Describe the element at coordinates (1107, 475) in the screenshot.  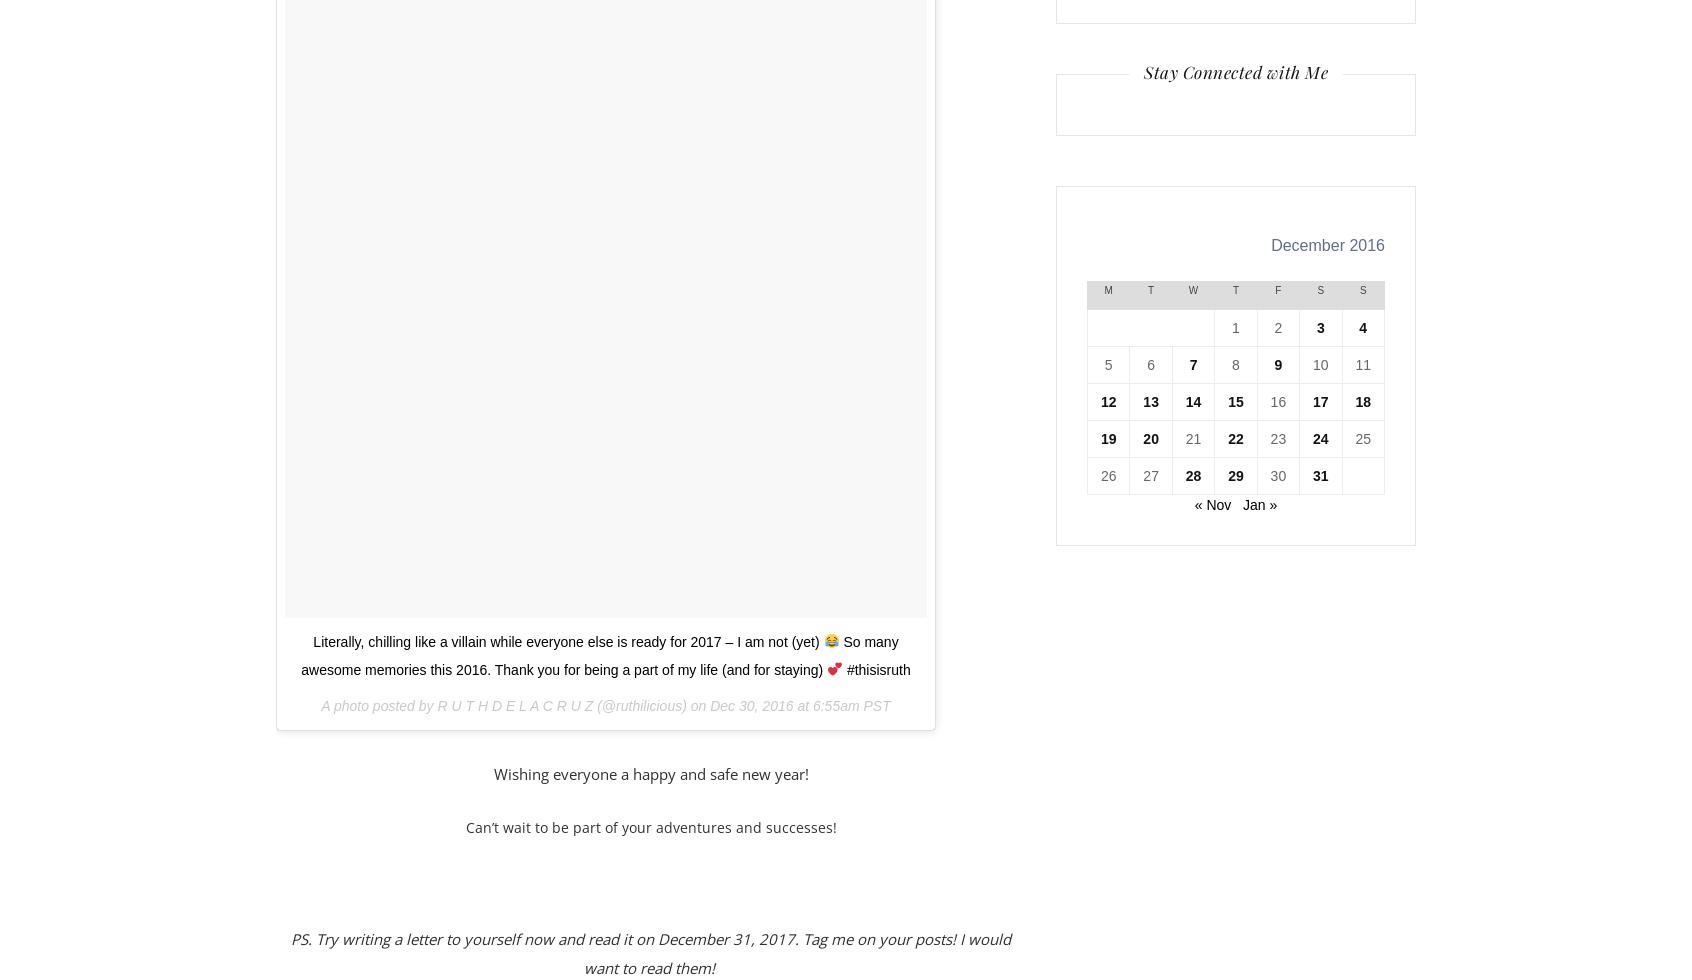
I see `'26'` at that location.